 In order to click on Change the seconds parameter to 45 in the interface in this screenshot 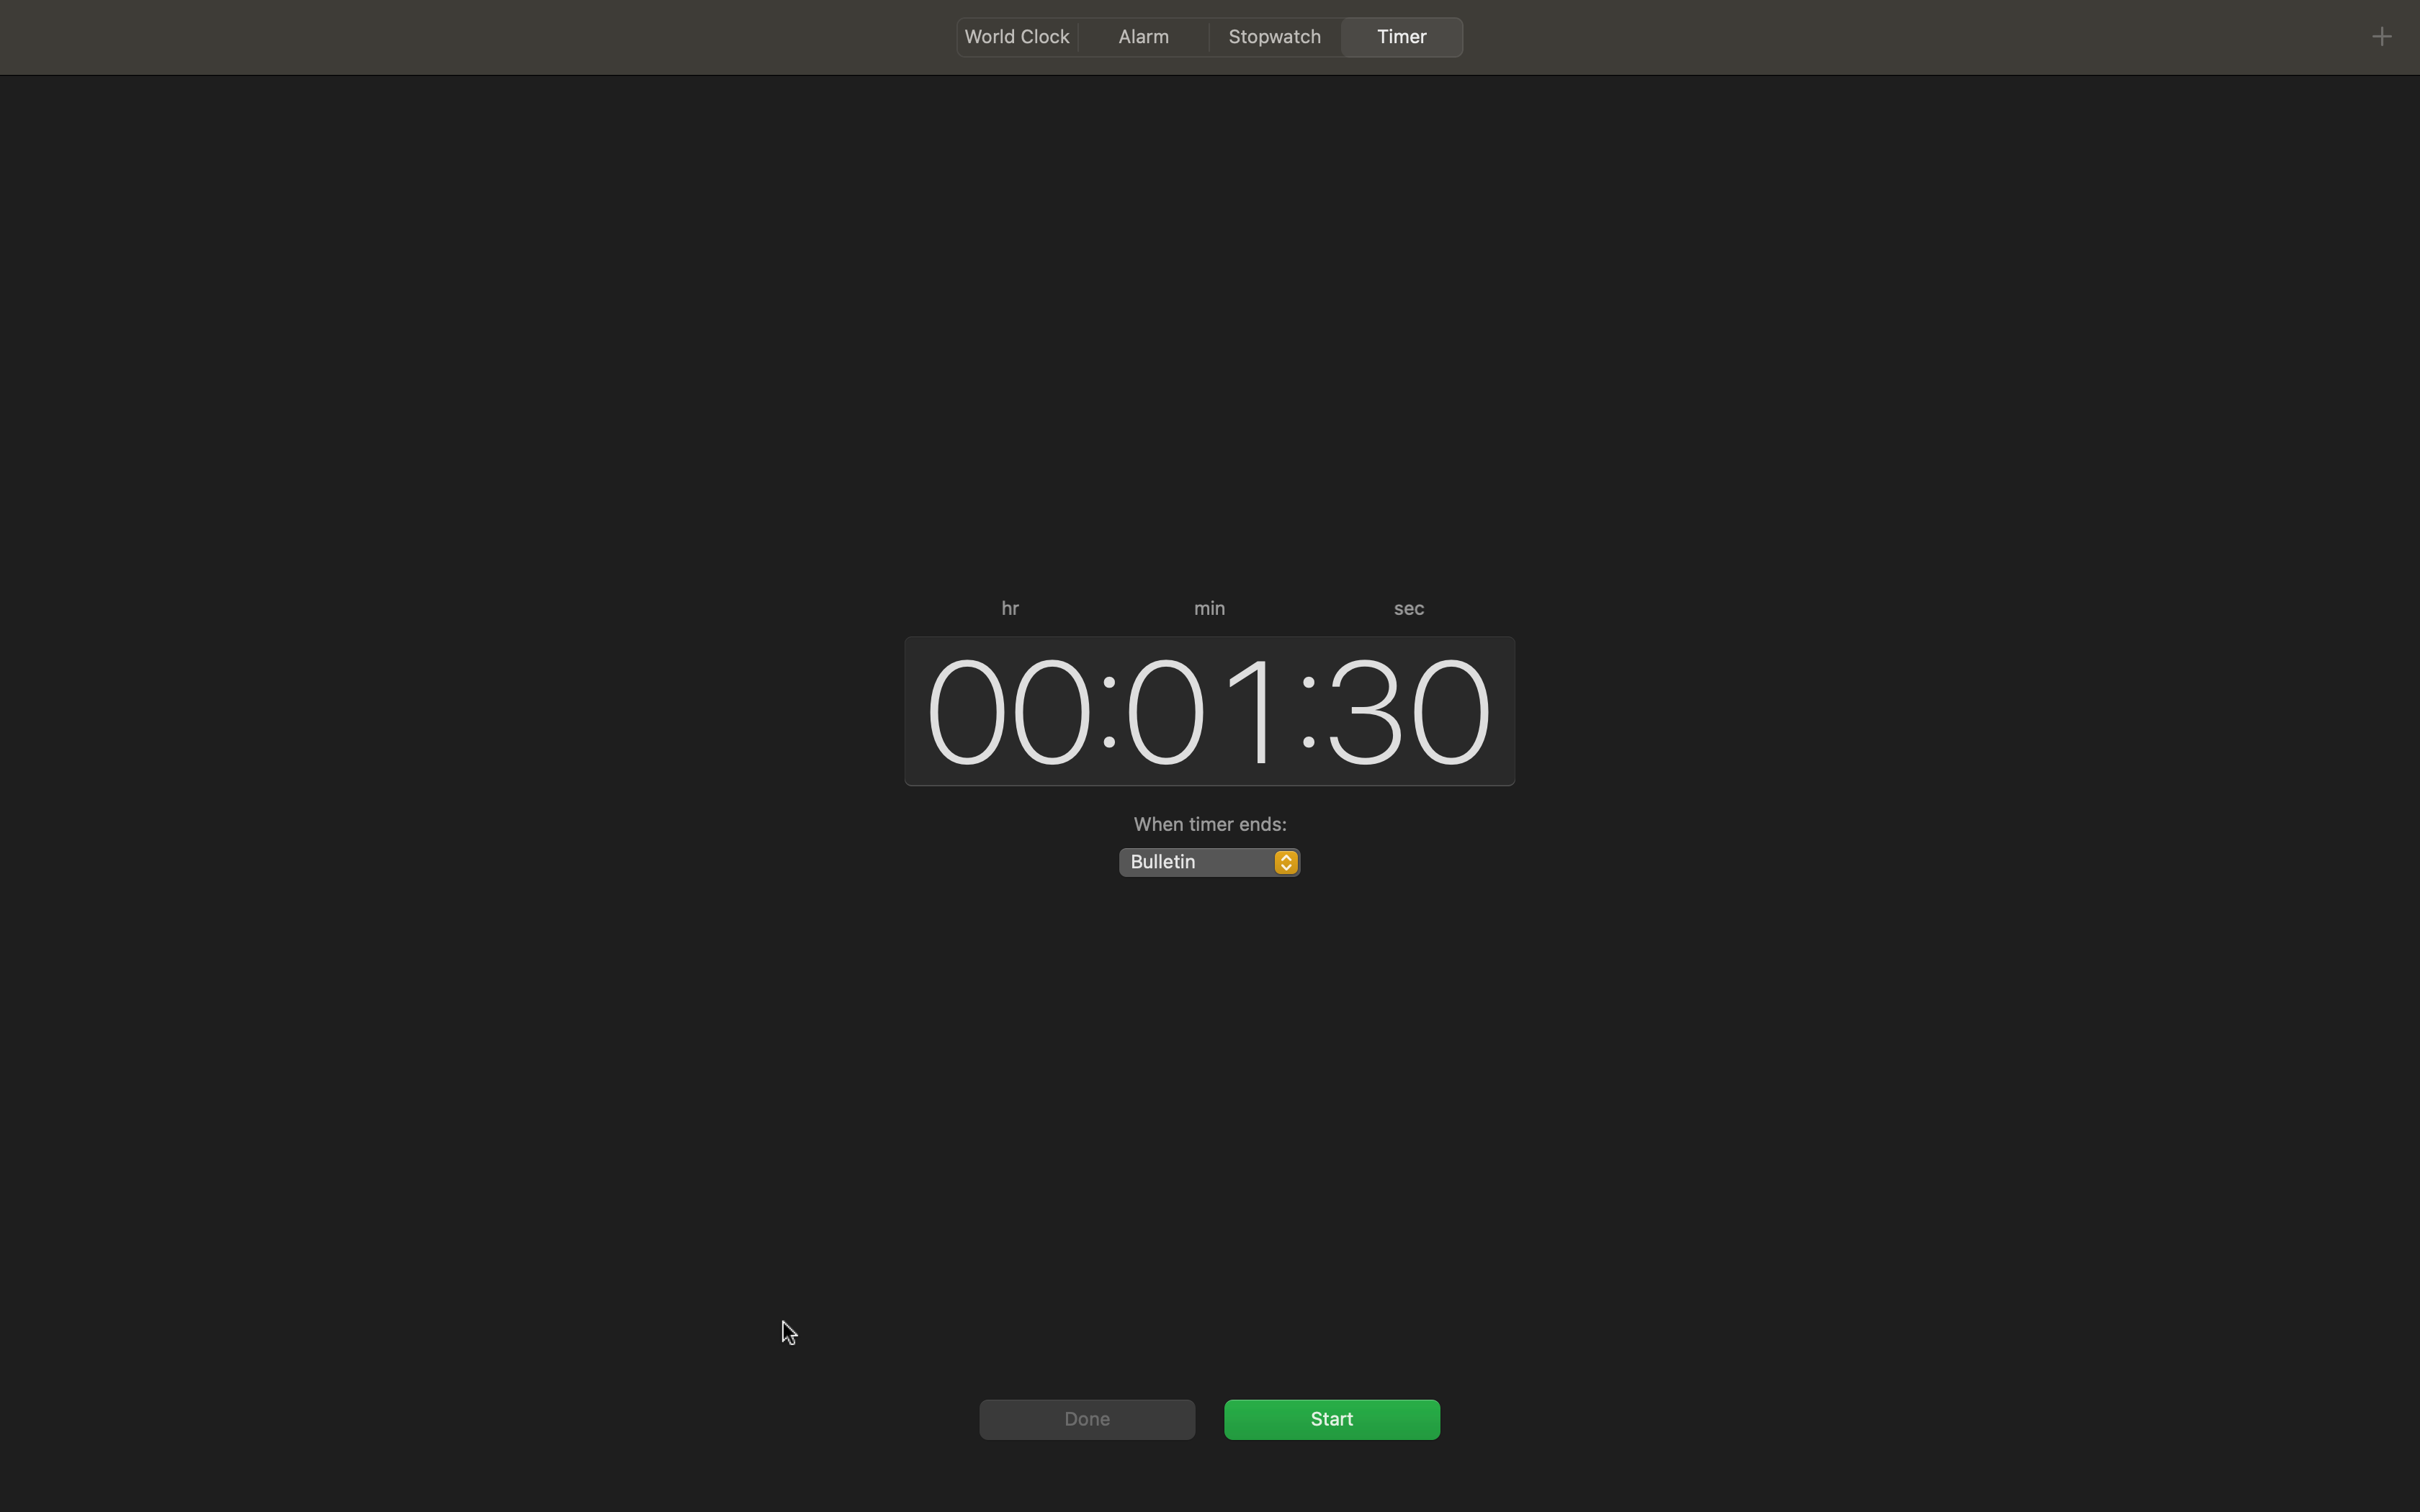, I will do `click(1411, 705)`.